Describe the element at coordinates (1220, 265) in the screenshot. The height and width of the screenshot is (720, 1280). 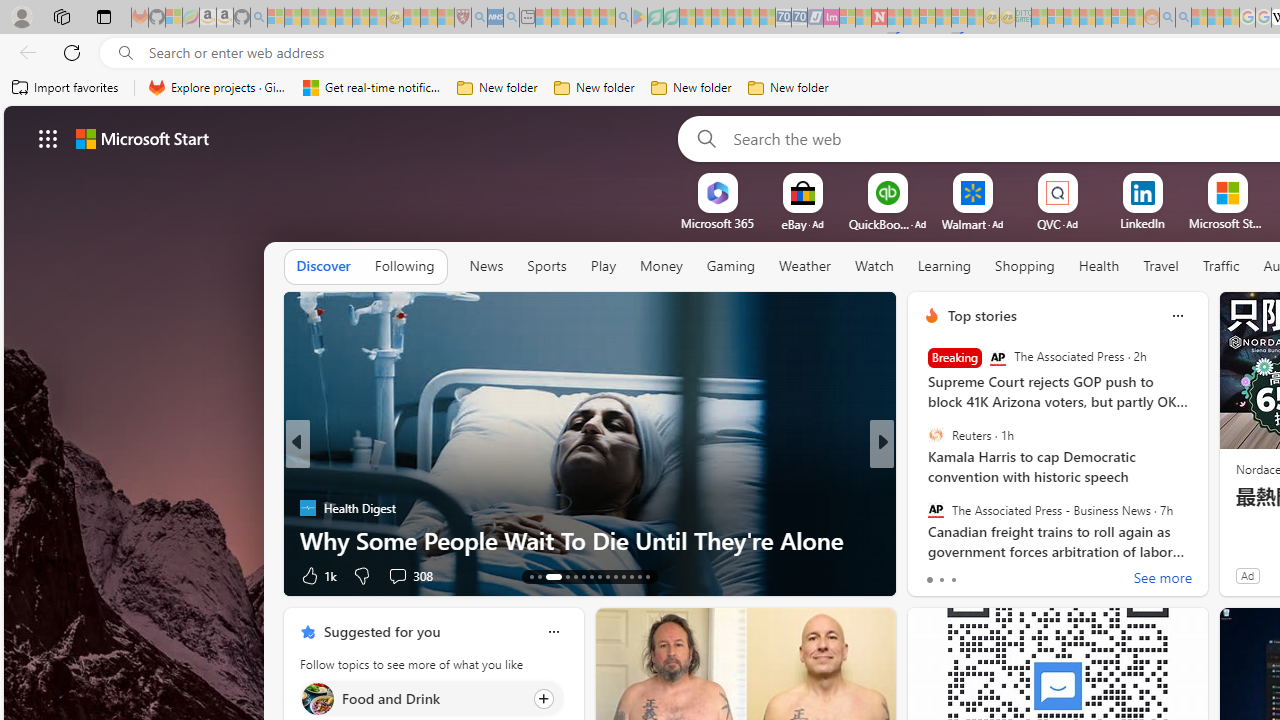
I see `'Traffic'` at that location.